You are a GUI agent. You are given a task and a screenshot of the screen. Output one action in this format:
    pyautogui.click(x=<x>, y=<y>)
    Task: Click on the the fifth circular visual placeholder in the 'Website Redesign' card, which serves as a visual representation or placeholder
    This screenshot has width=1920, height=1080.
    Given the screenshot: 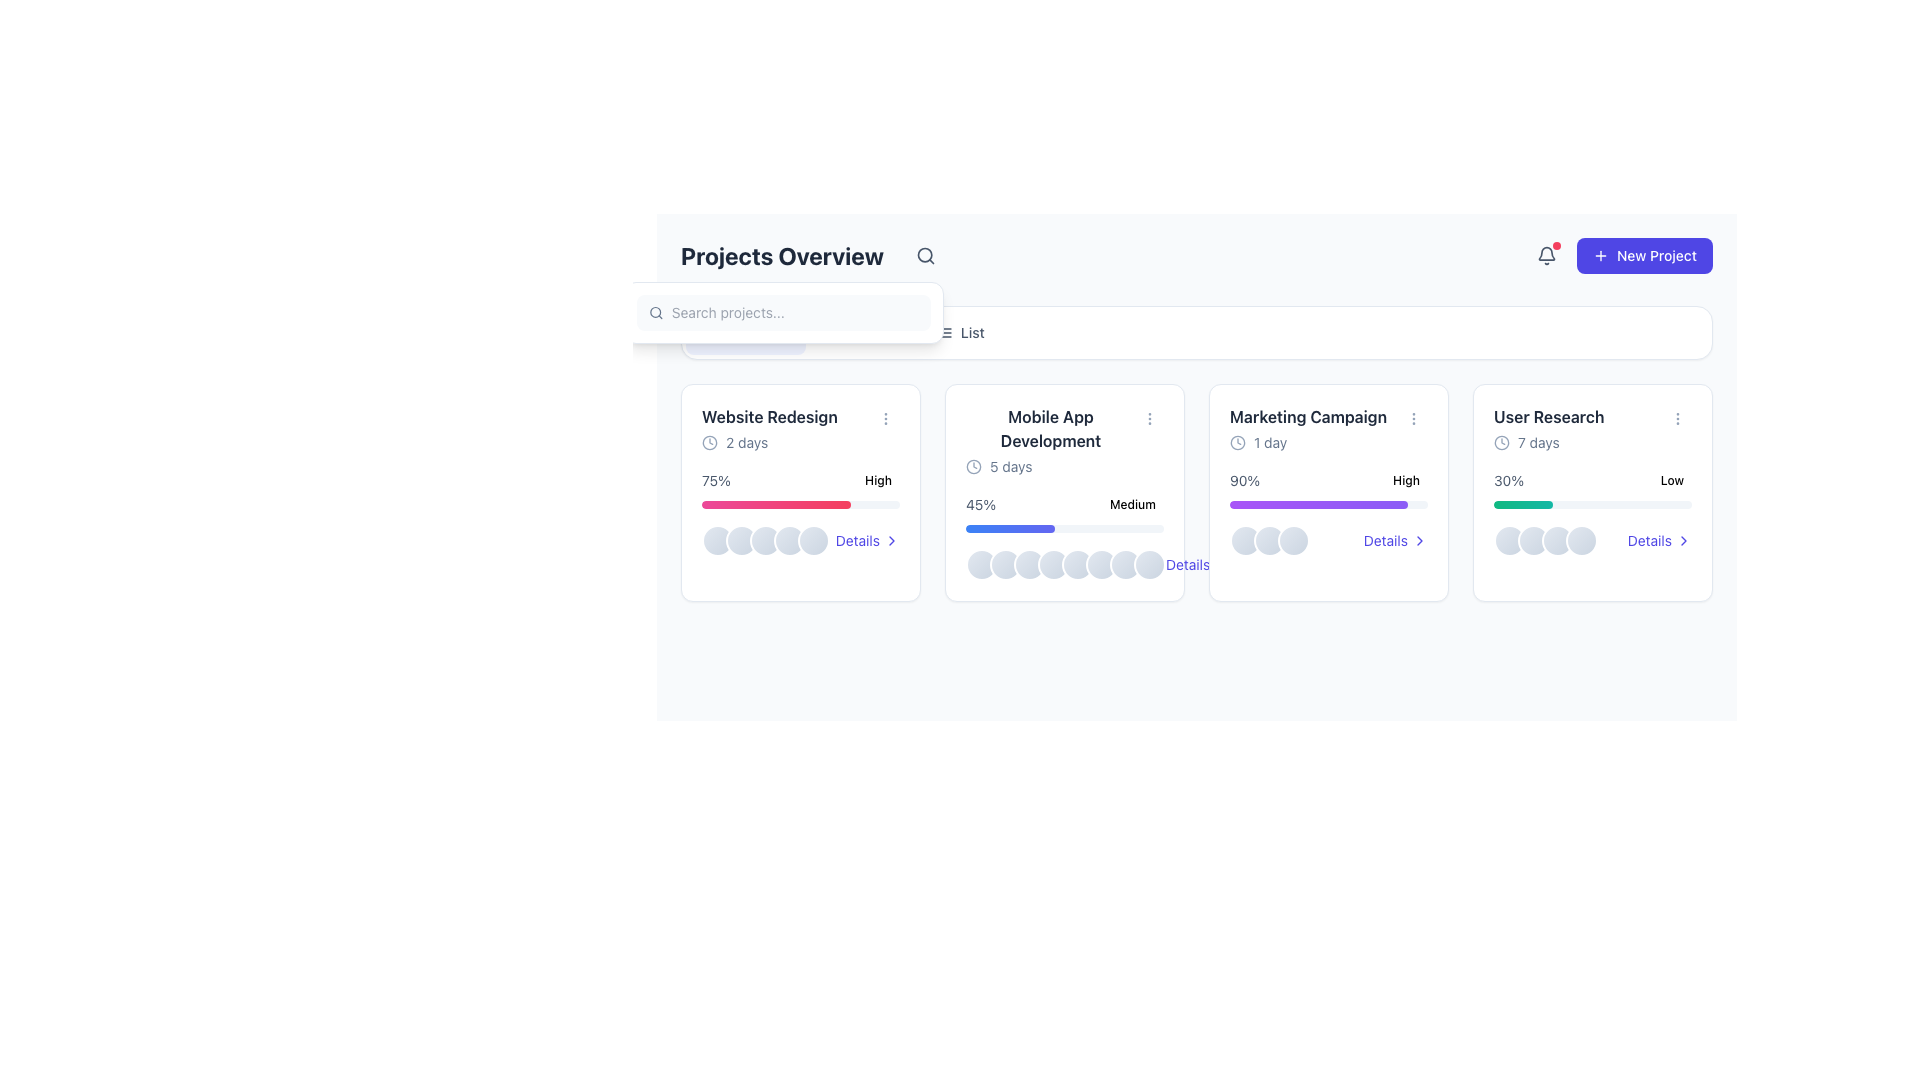 What is the action you would take?
    pyautogui.click(x=814, y=540)
    